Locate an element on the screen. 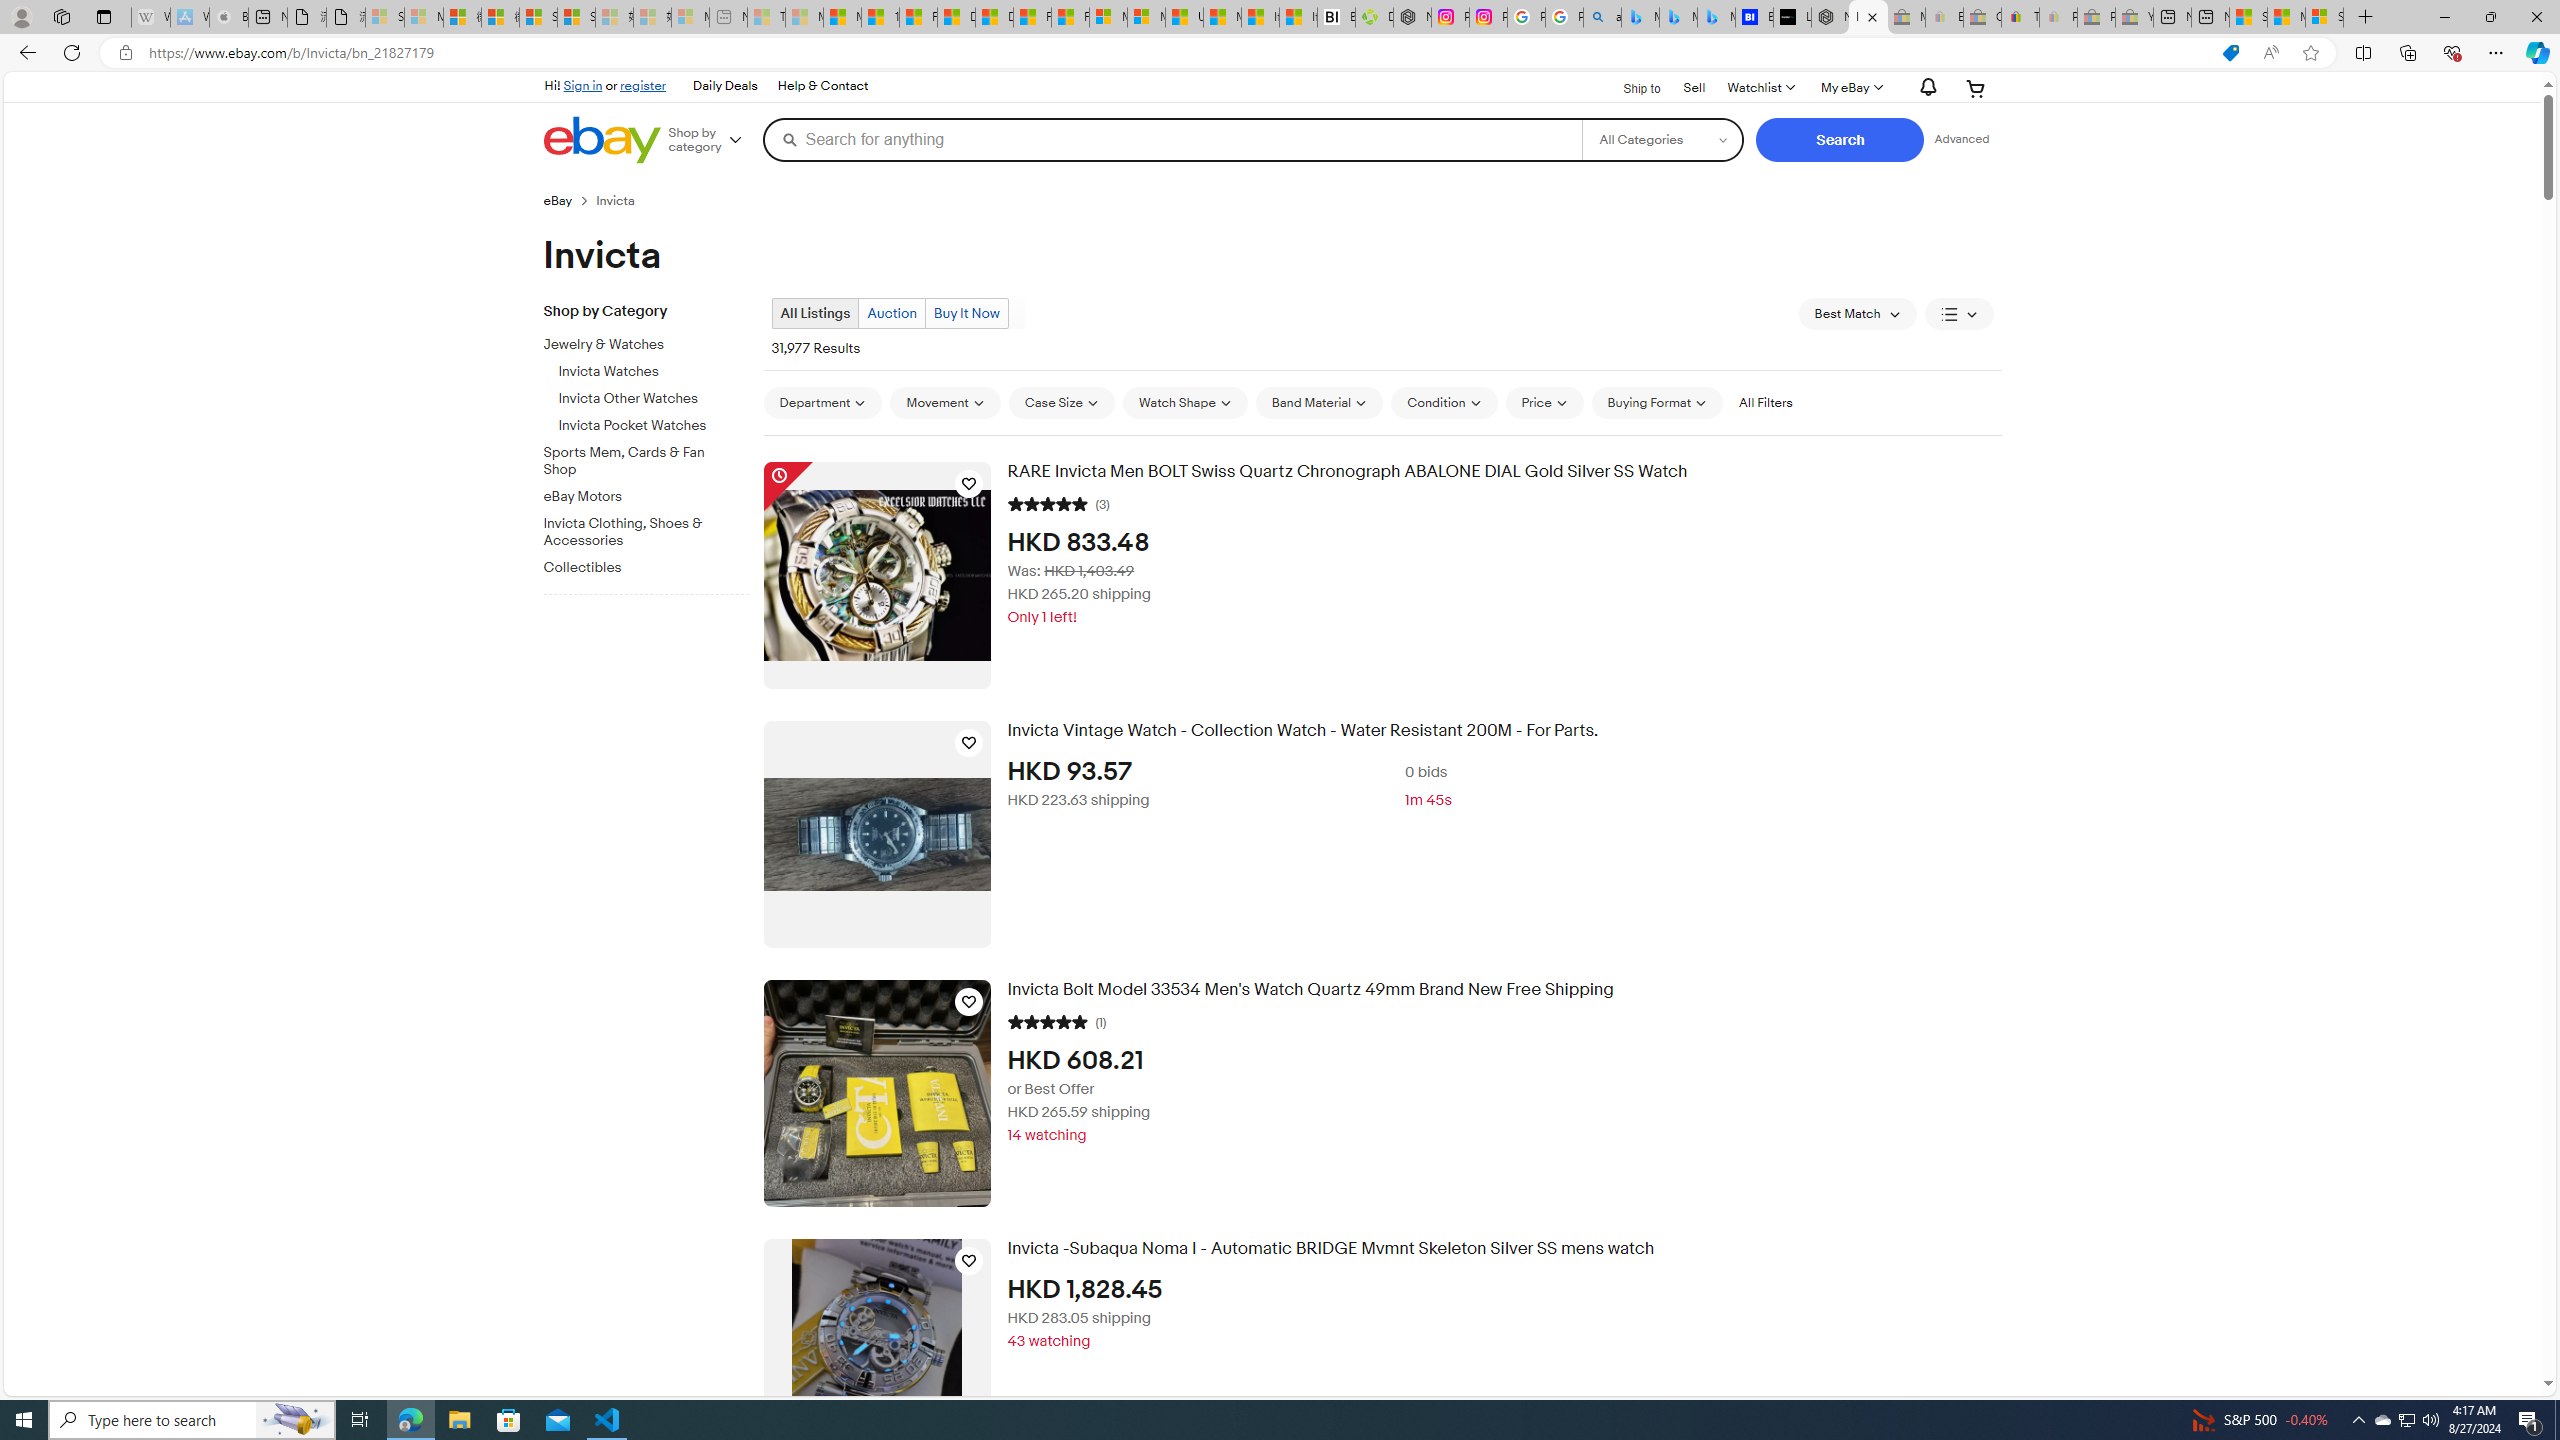 This screenshot has height=1440, width=2560. 'eBay' is located at coordinates (558, 199).